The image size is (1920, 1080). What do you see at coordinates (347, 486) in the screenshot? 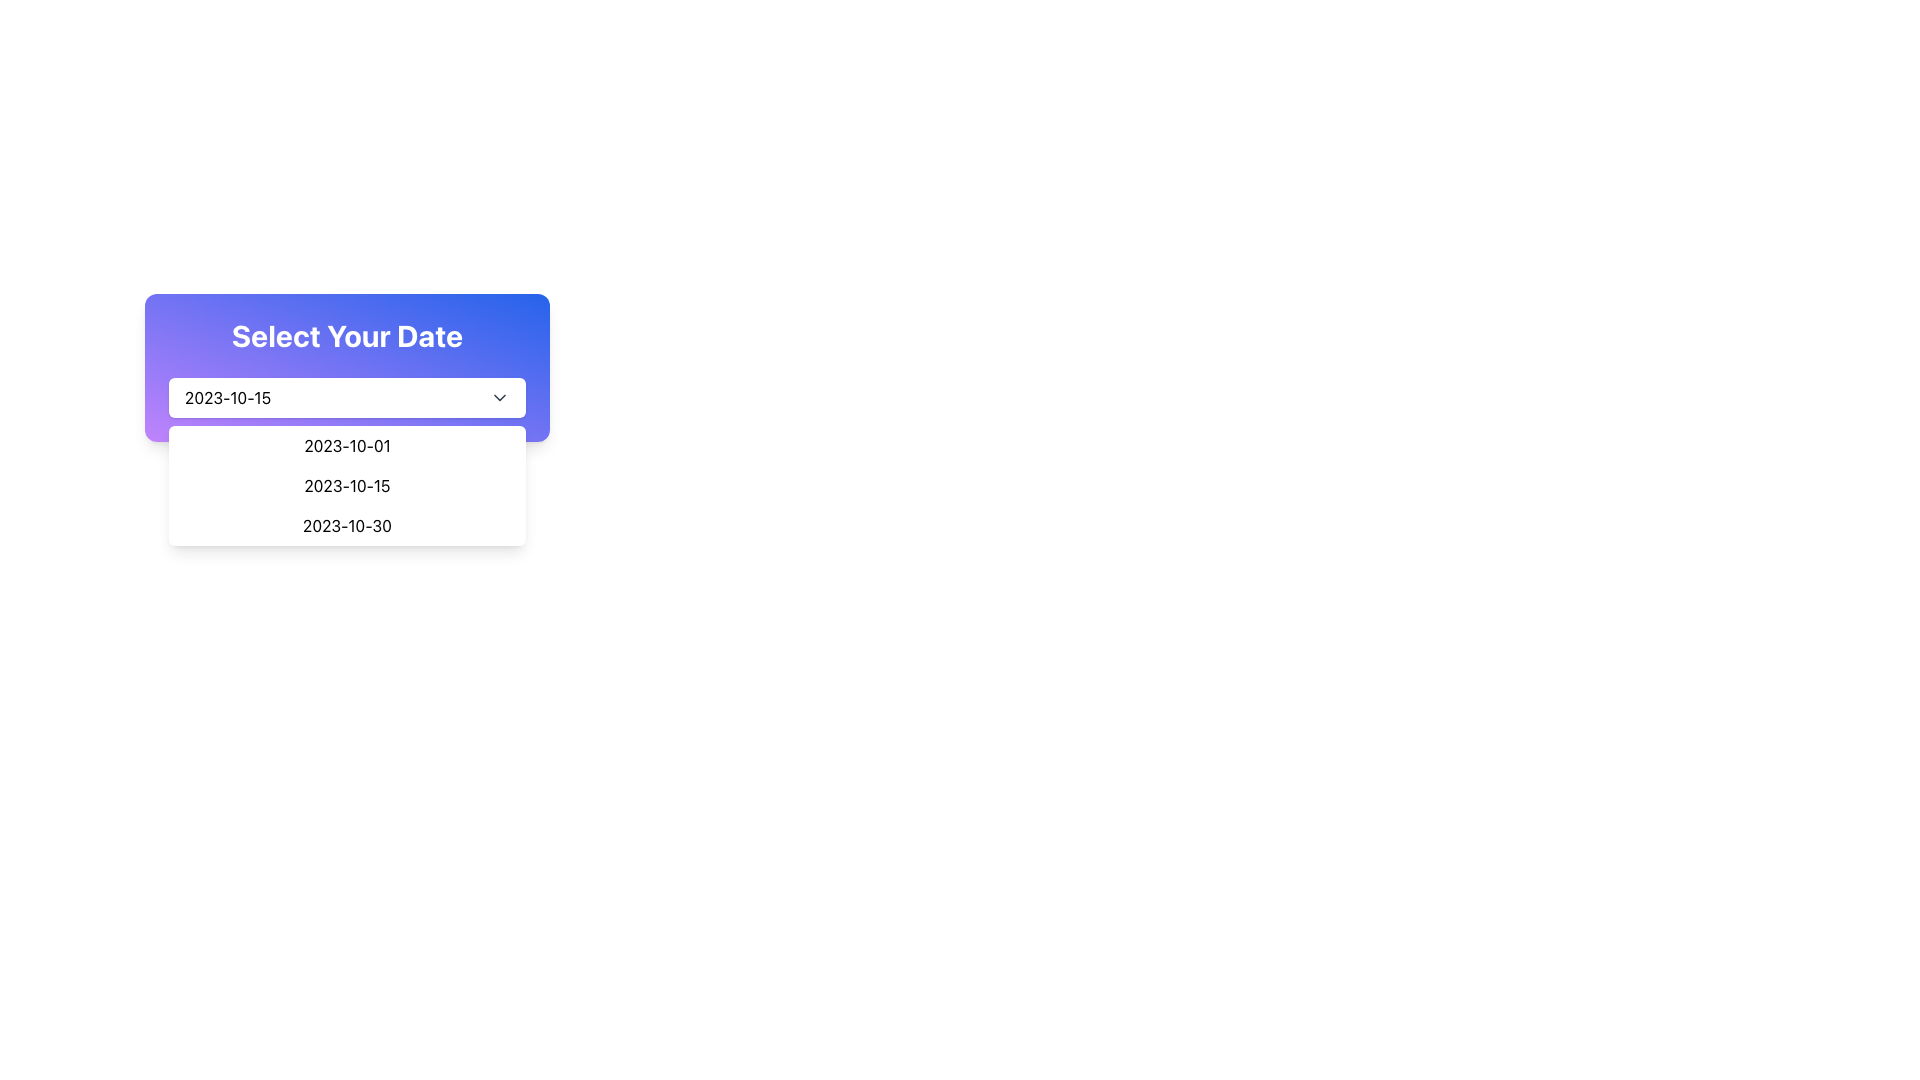
I see `the dropdown menu located below the button displaying the currently selected date ('2023-10-15')` at bounding box center [347, 486].